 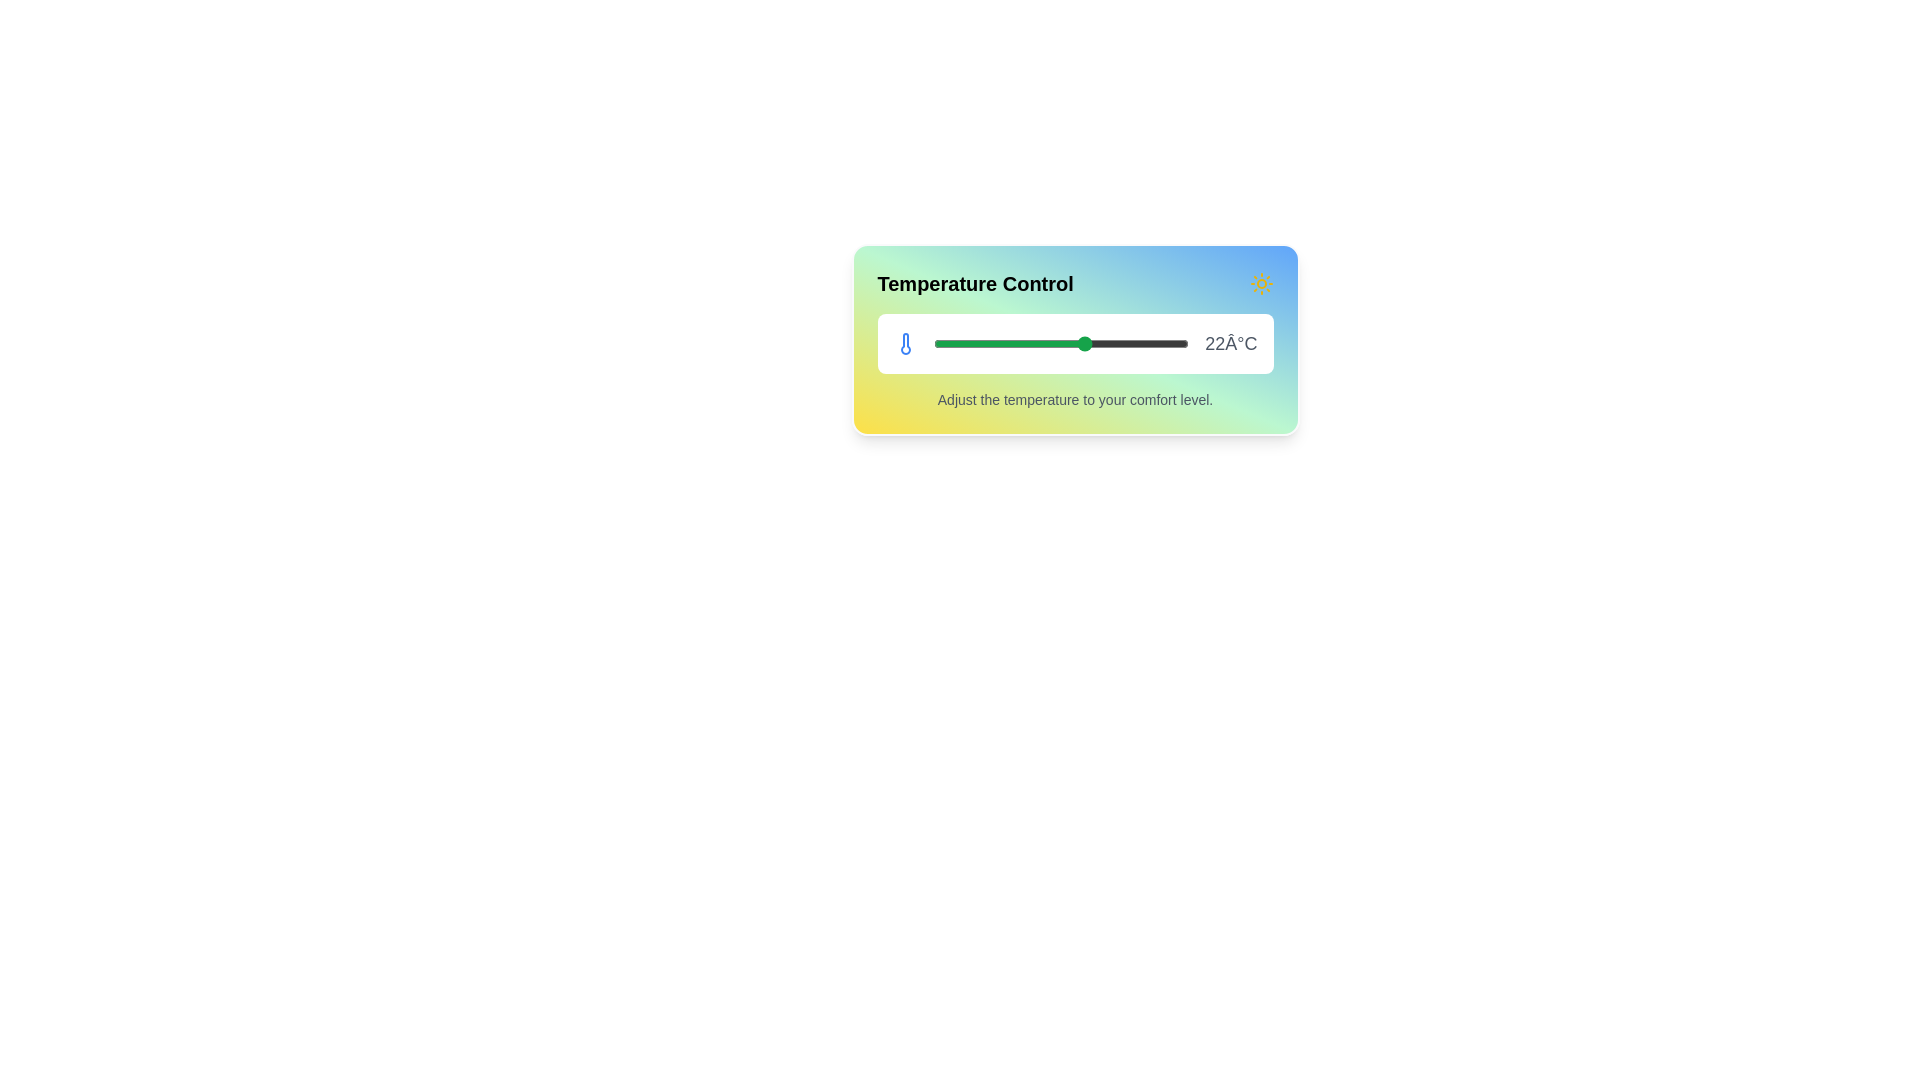 I want to click on the temperature, so click(x=957, y=338).